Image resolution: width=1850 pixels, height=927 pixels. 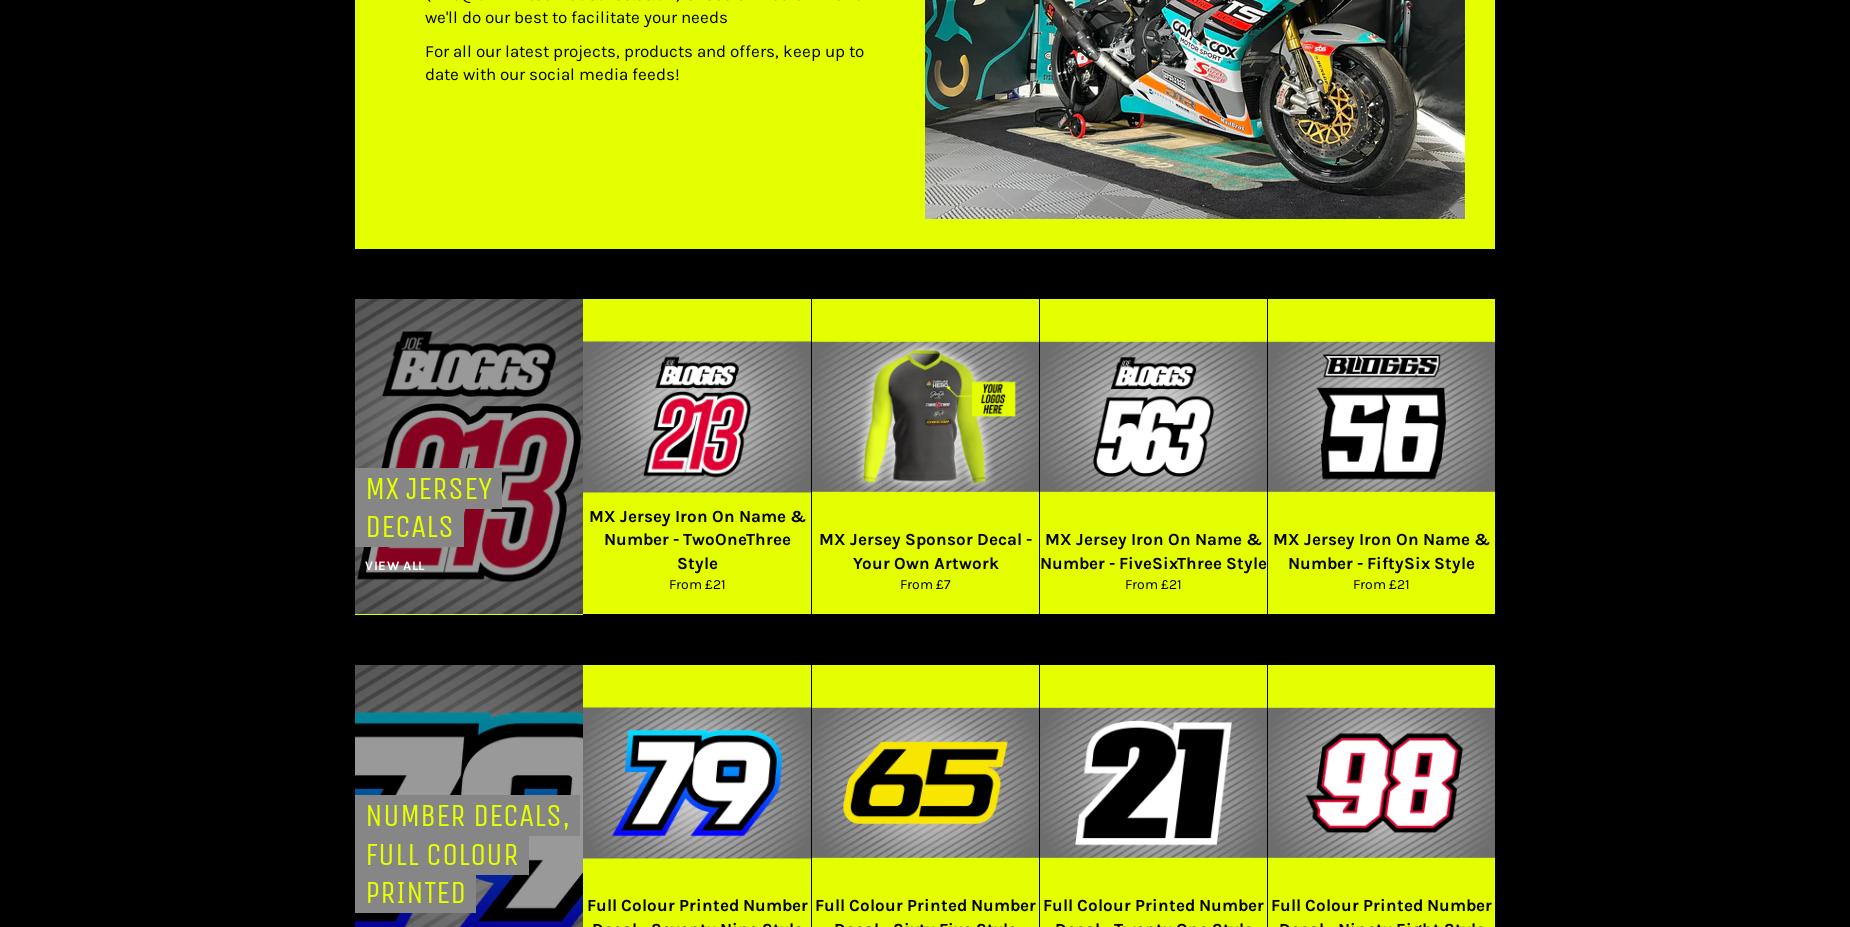 What do you see at coordinates (696, 538) in the screenshot?
I see `'MX Jersey Iron On Name & Number - TwoOneThree Style'` at bounding box center [696, 538].